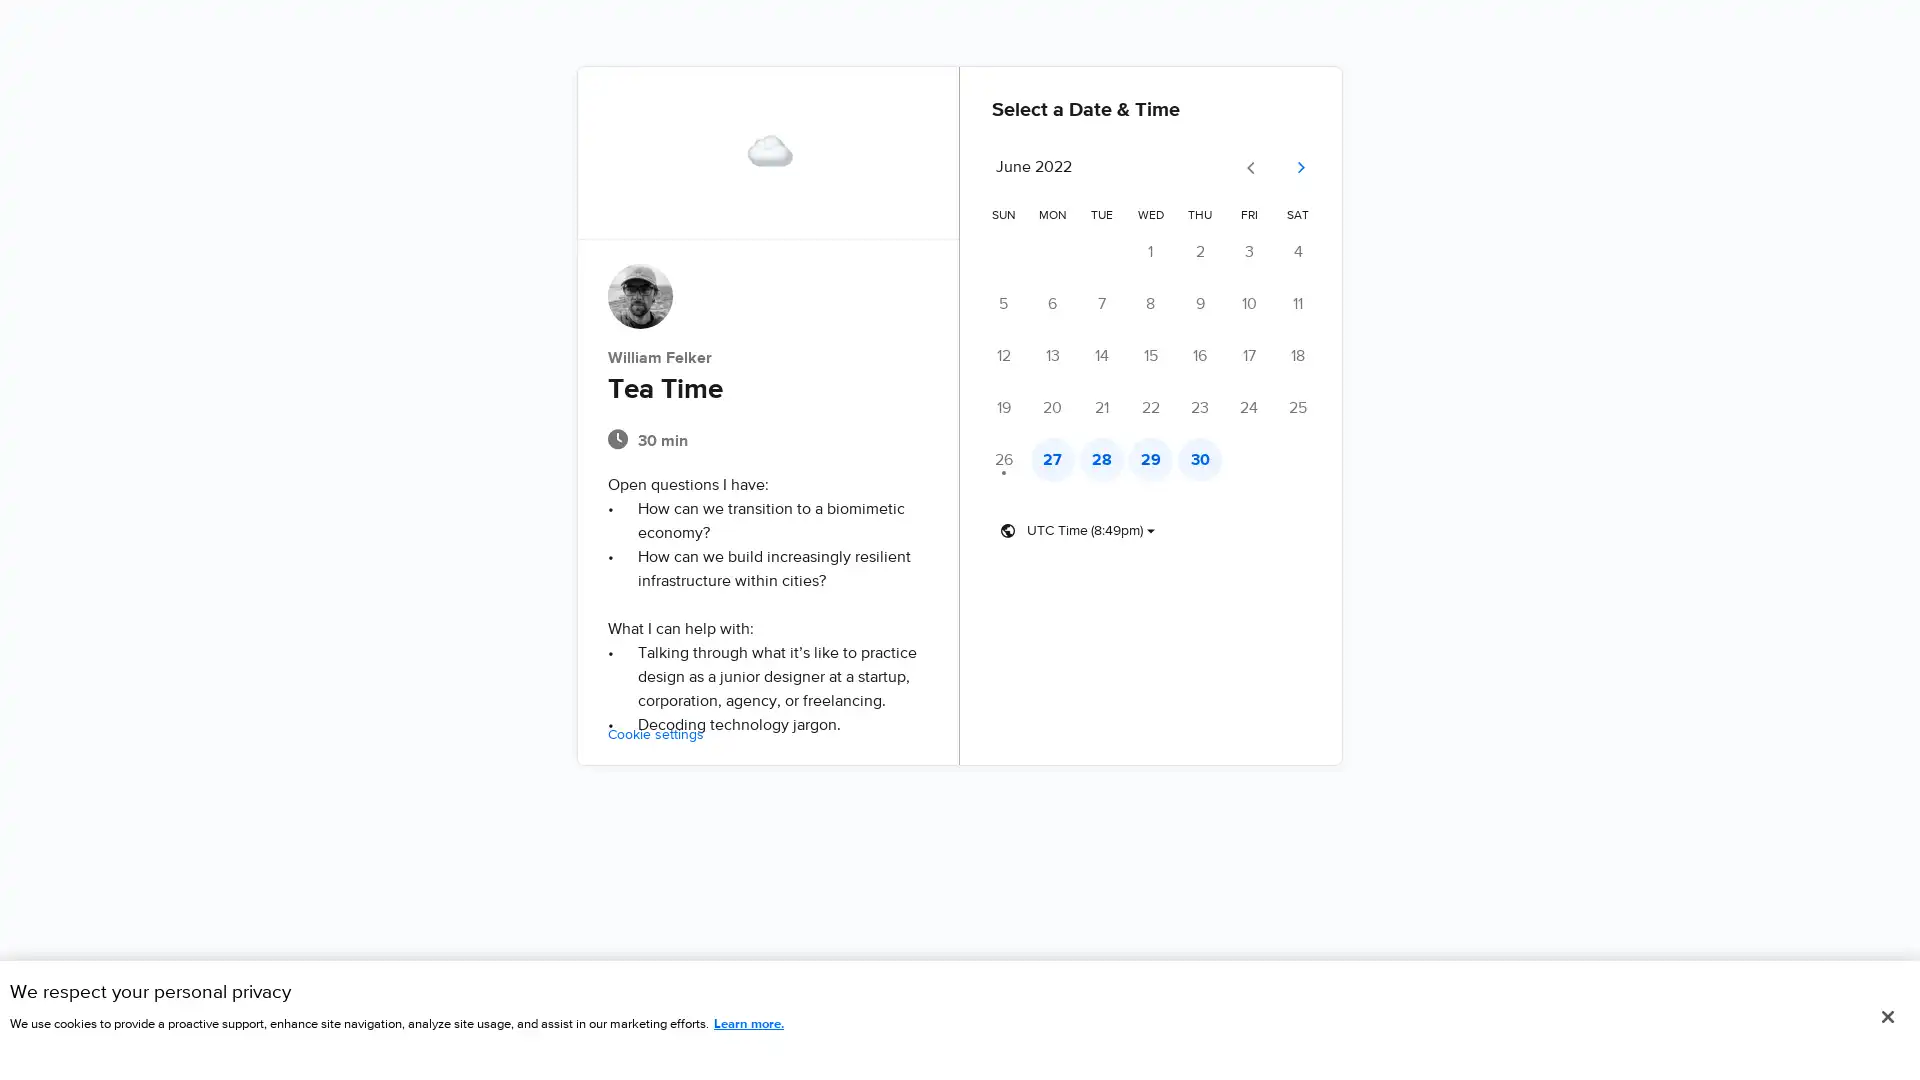 The height and width of the screenshot is (1080, 1920). Describe the element at coordinates (1209, 250) in the screenshot. I see `Thursday, June 2 - No times available` at that location.